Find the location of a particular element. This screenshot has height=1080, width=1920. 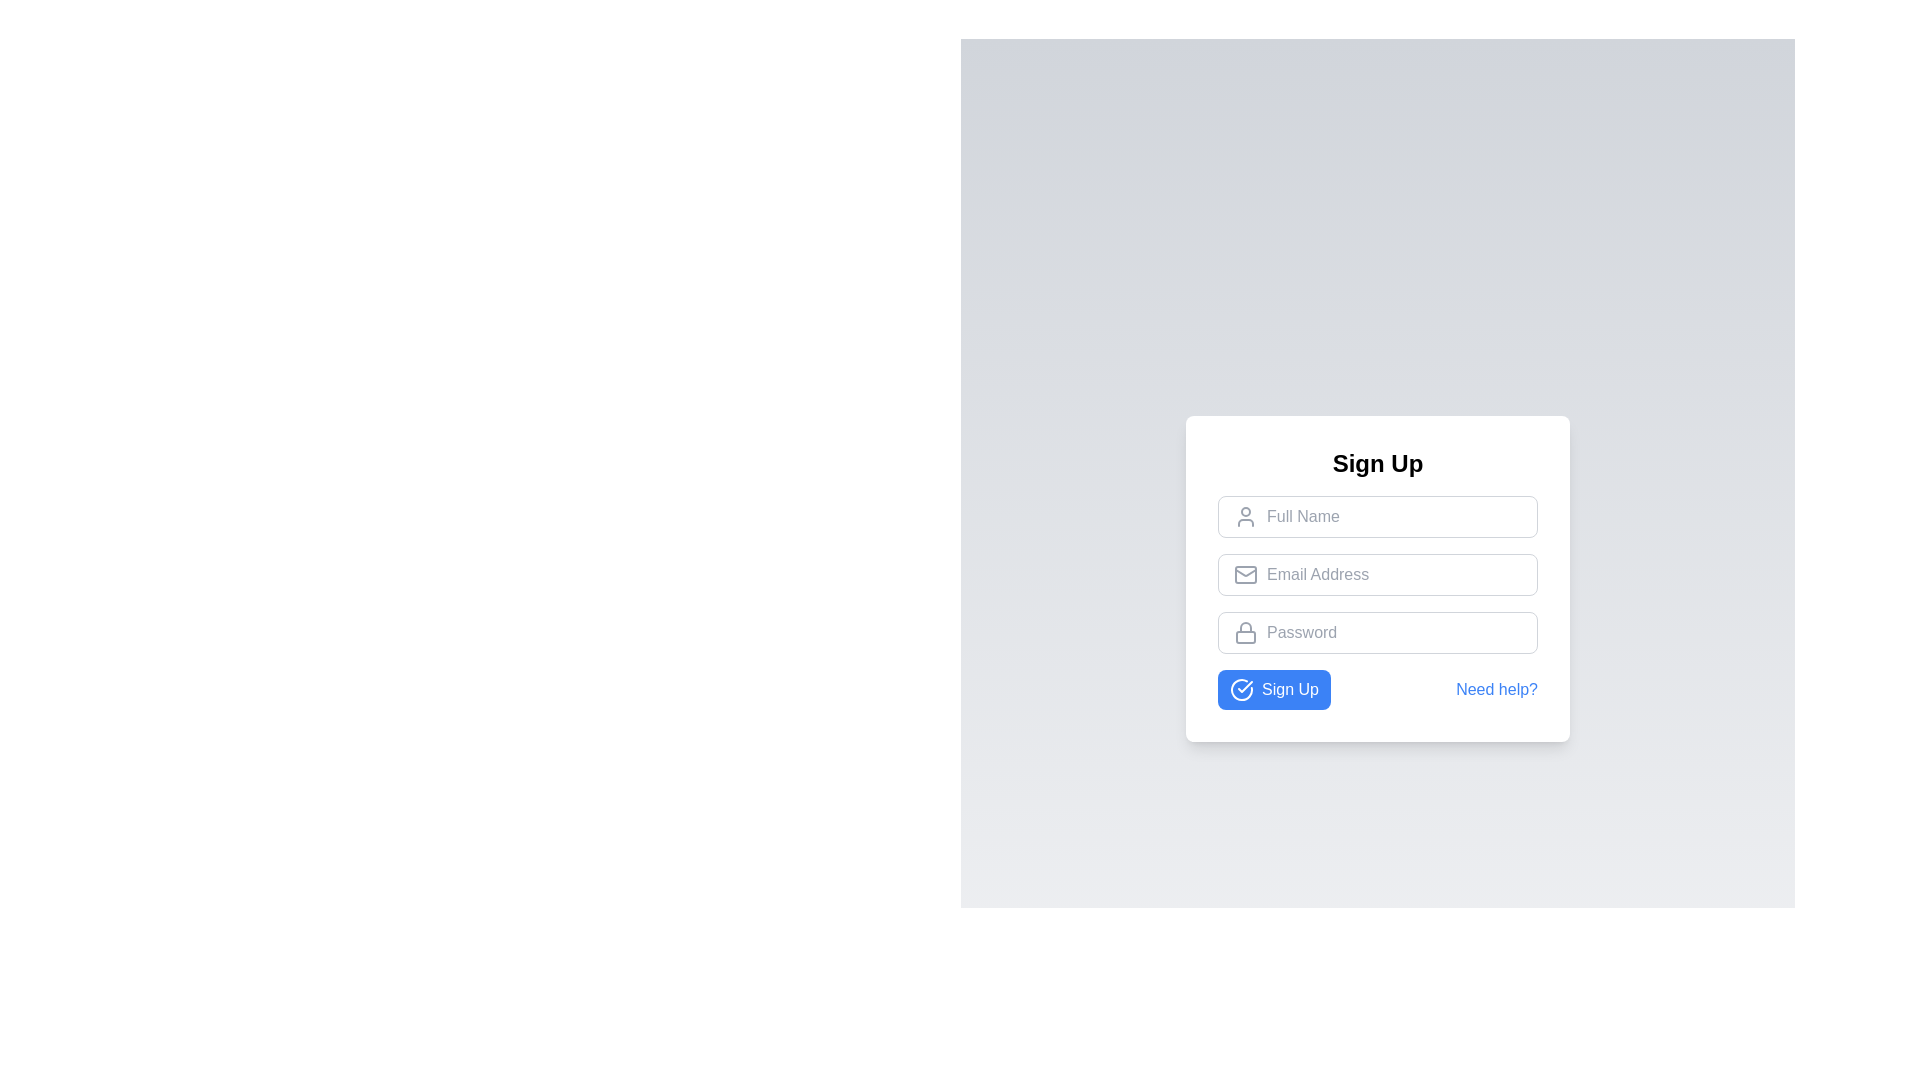

the circular icon with a checkmark inside, styled with a blue background and white outline, located to the left of the 'Sign Up' text within the 'Sign Up' button is located at coordinates (1241, 689).